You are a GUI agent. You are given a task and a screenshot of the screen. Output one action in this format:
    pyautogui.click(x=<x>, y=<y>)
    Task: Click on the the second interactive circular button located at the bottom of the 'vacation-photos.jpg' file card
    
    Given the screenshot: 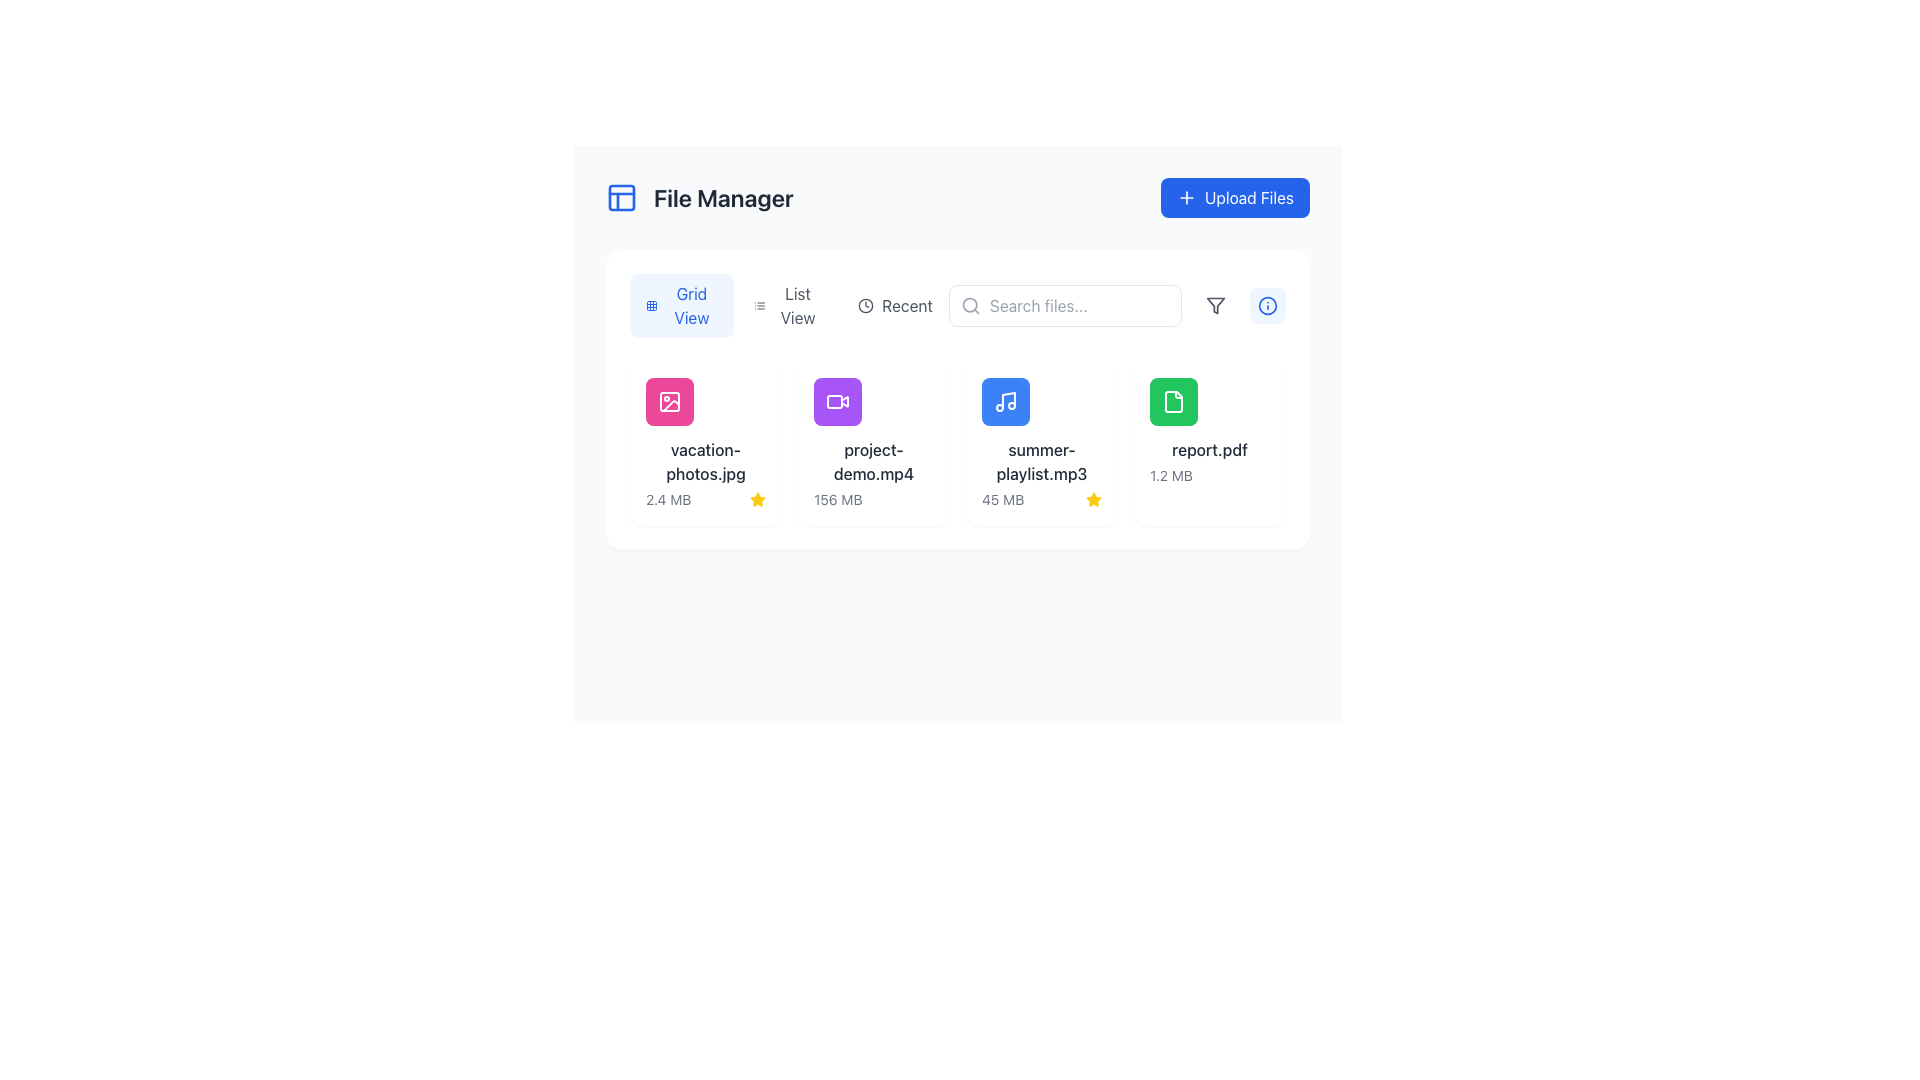 What is the action you would take?
    pyautogui.click(x=705, y=496)
    